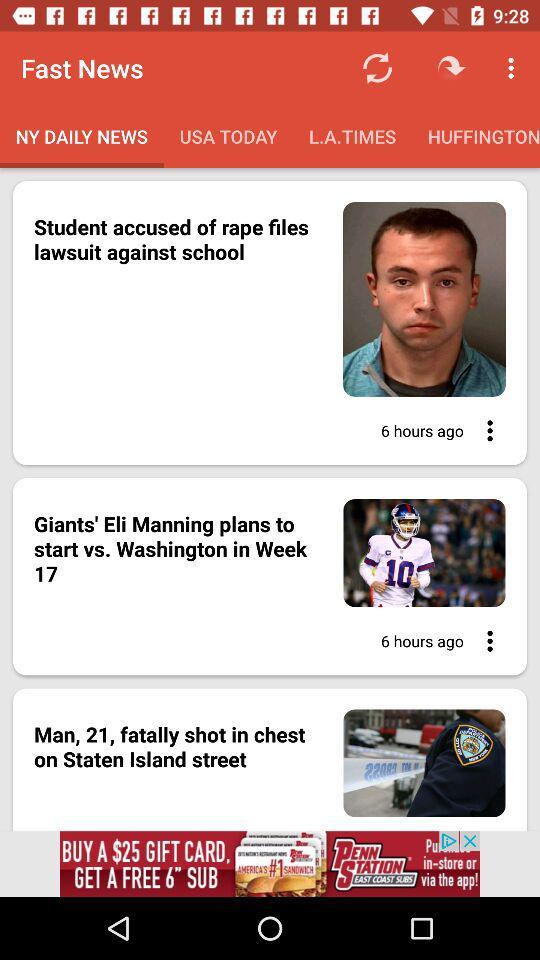  I want to click on the second image beside washington in week, so click(413, 552).